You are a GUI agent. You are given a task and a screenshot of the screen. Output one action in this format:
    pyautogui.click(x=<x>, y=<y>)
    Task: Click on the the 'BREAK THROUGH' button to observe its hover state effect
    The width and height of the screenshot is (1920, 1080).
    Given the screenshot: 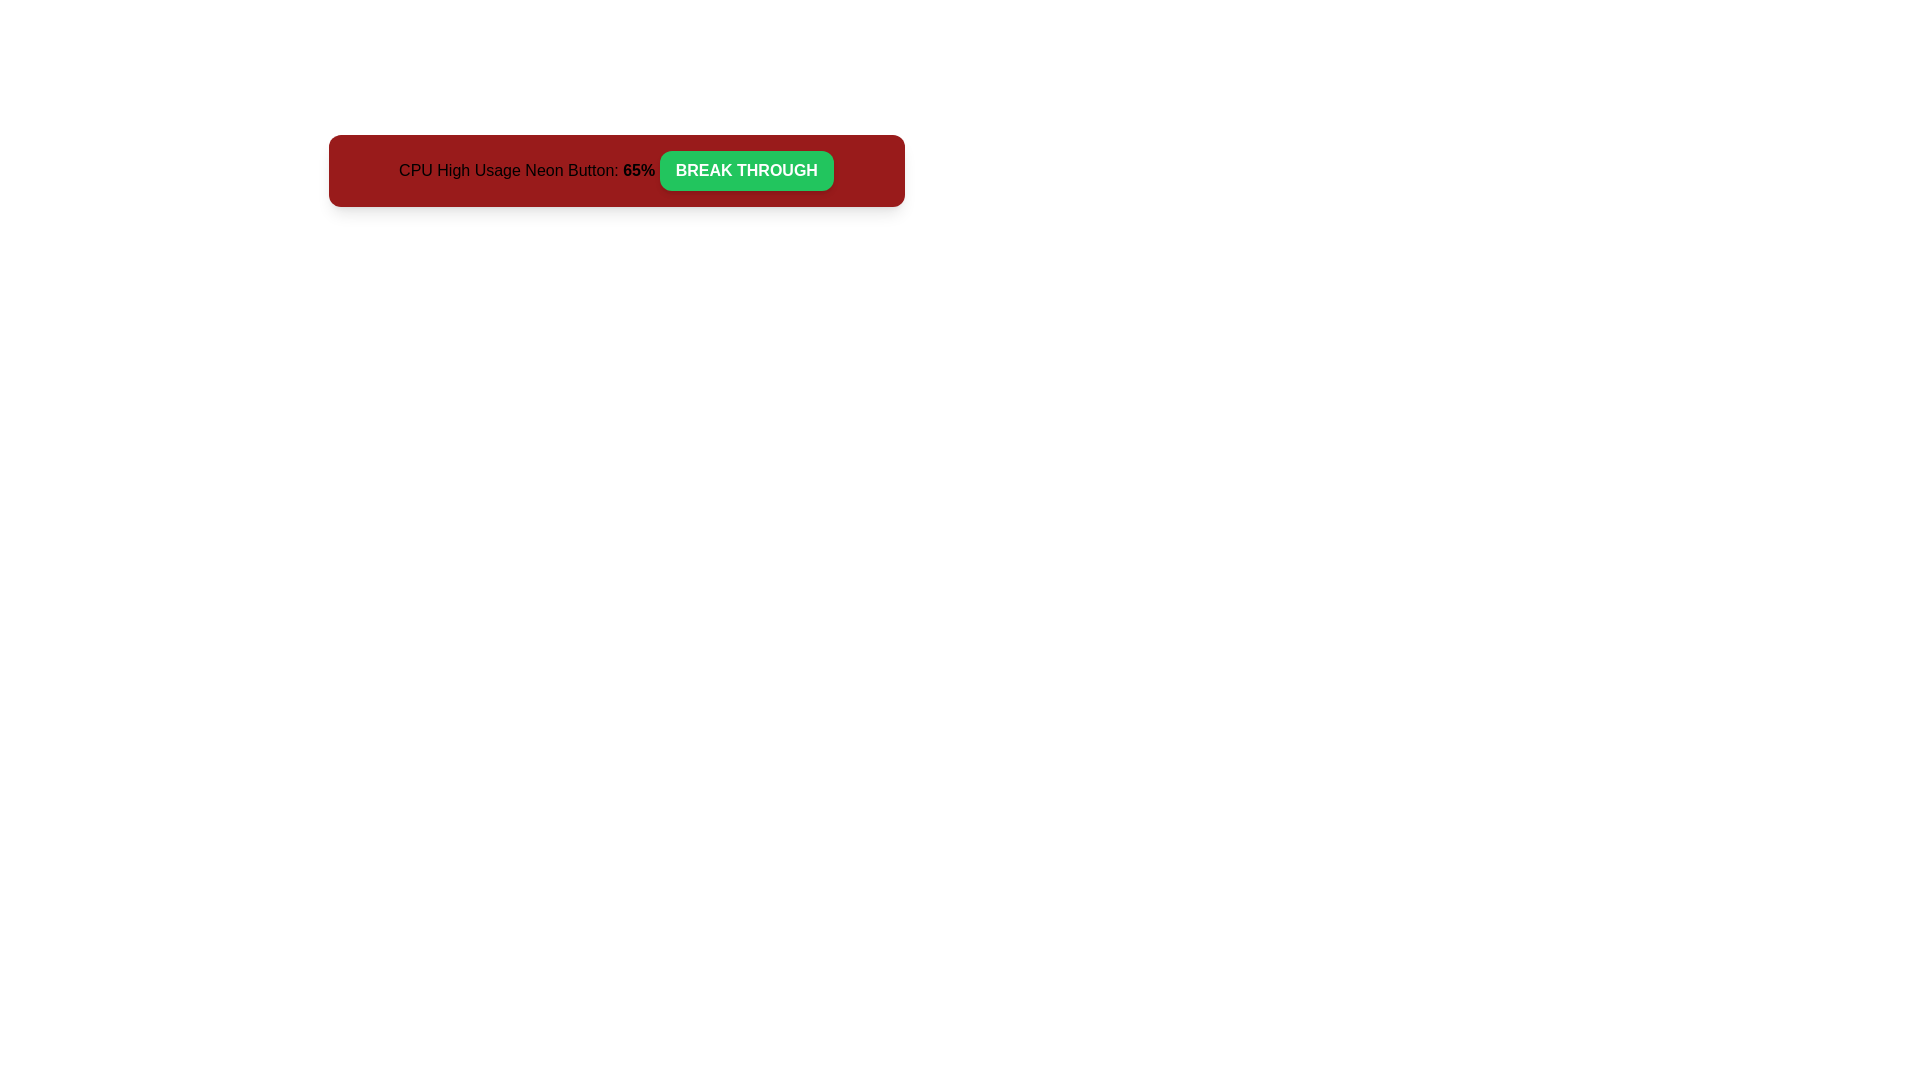 What is the action you would take?
    pyautogui.click(x=745, y=169)
    